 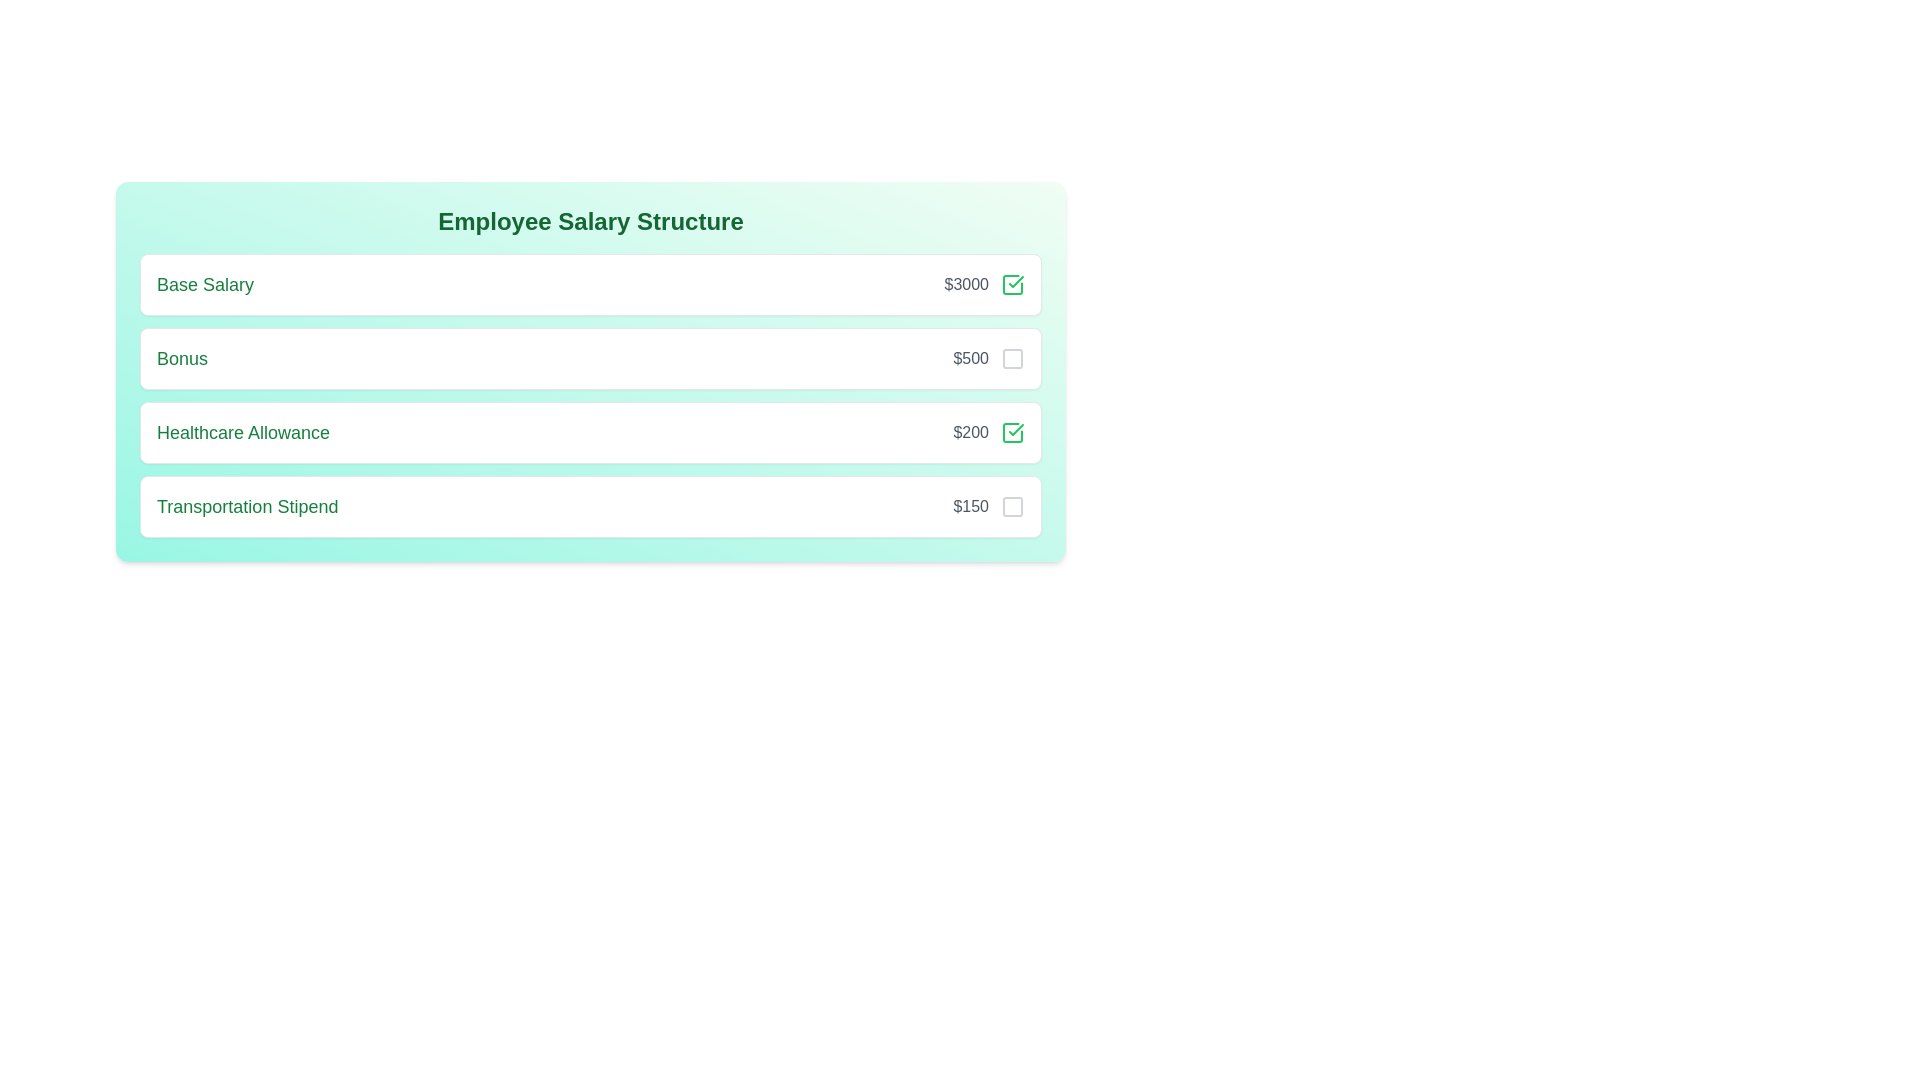 I want to click on the salary breakdown item corresponding to Healthcare Allowance, so click(x=1012, y=431).